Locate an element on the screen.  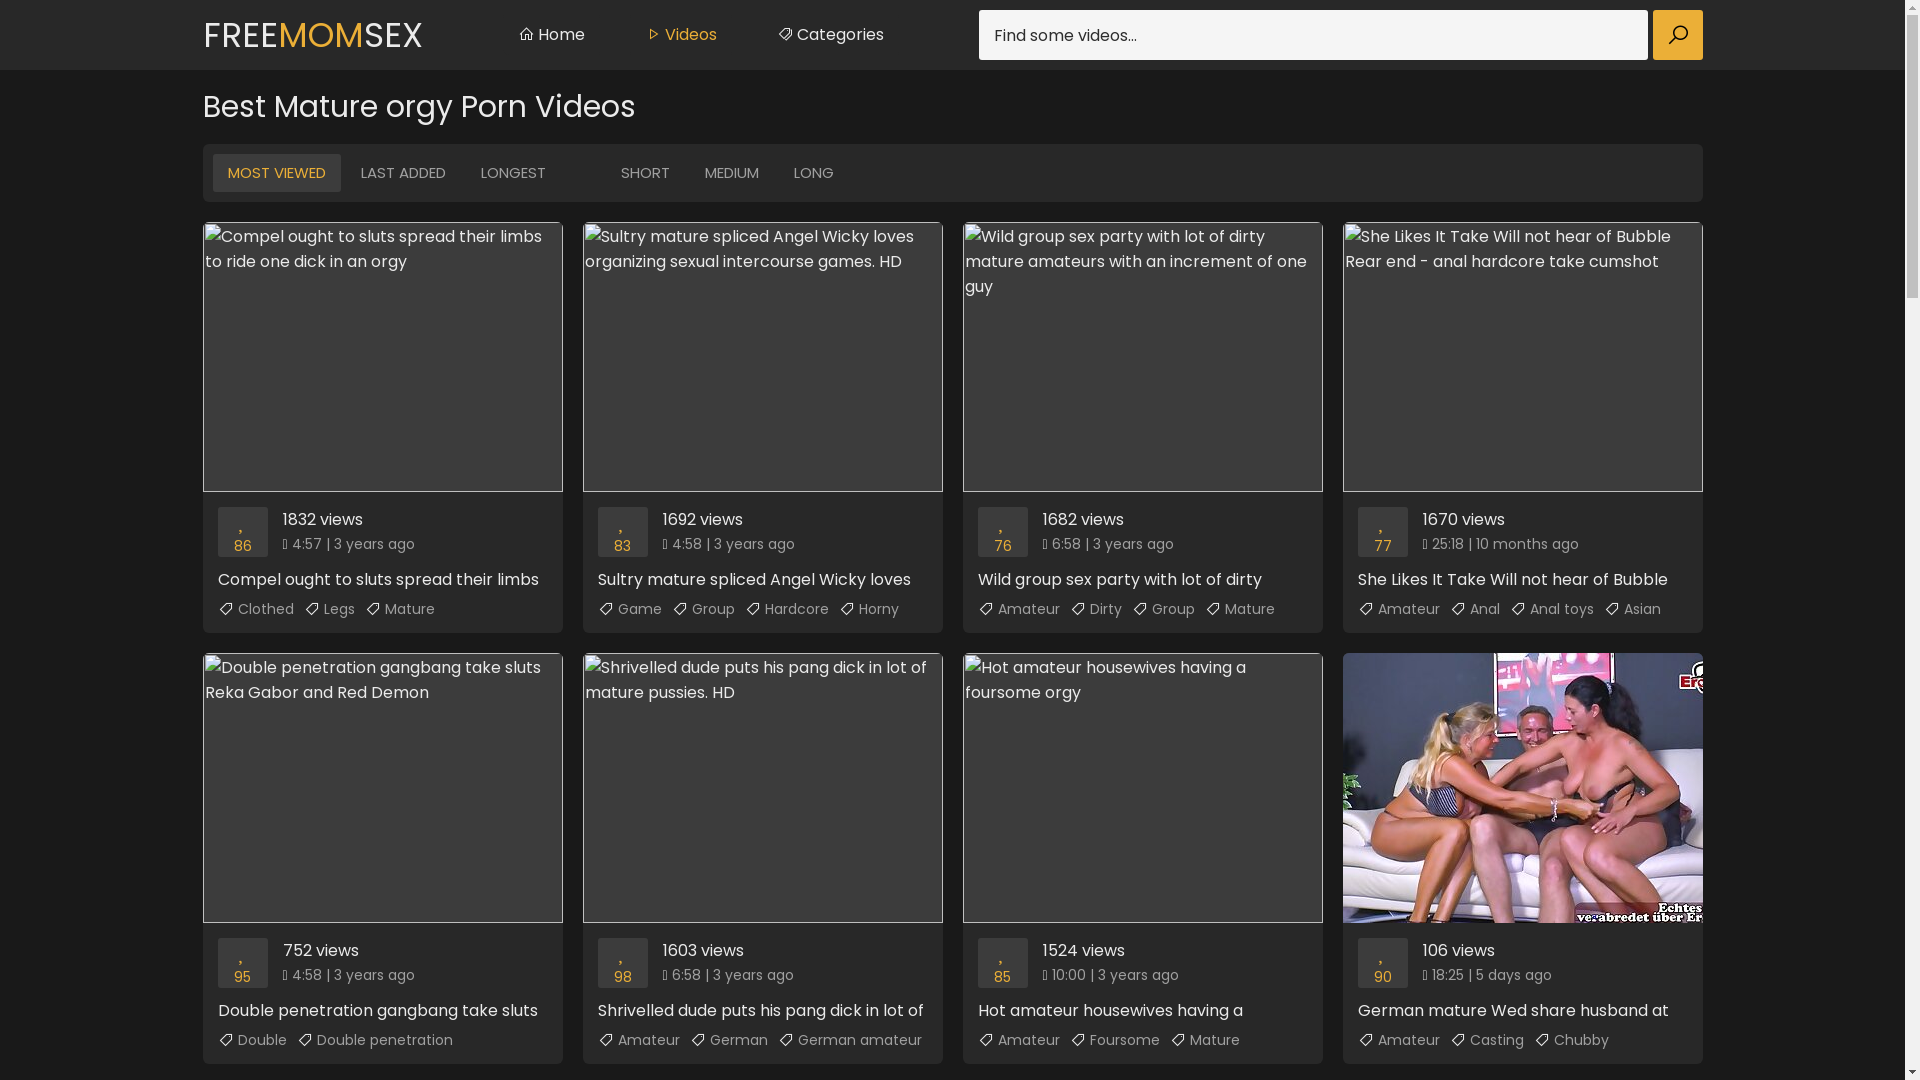
'Asian' is located at coordinates (1632, 608).